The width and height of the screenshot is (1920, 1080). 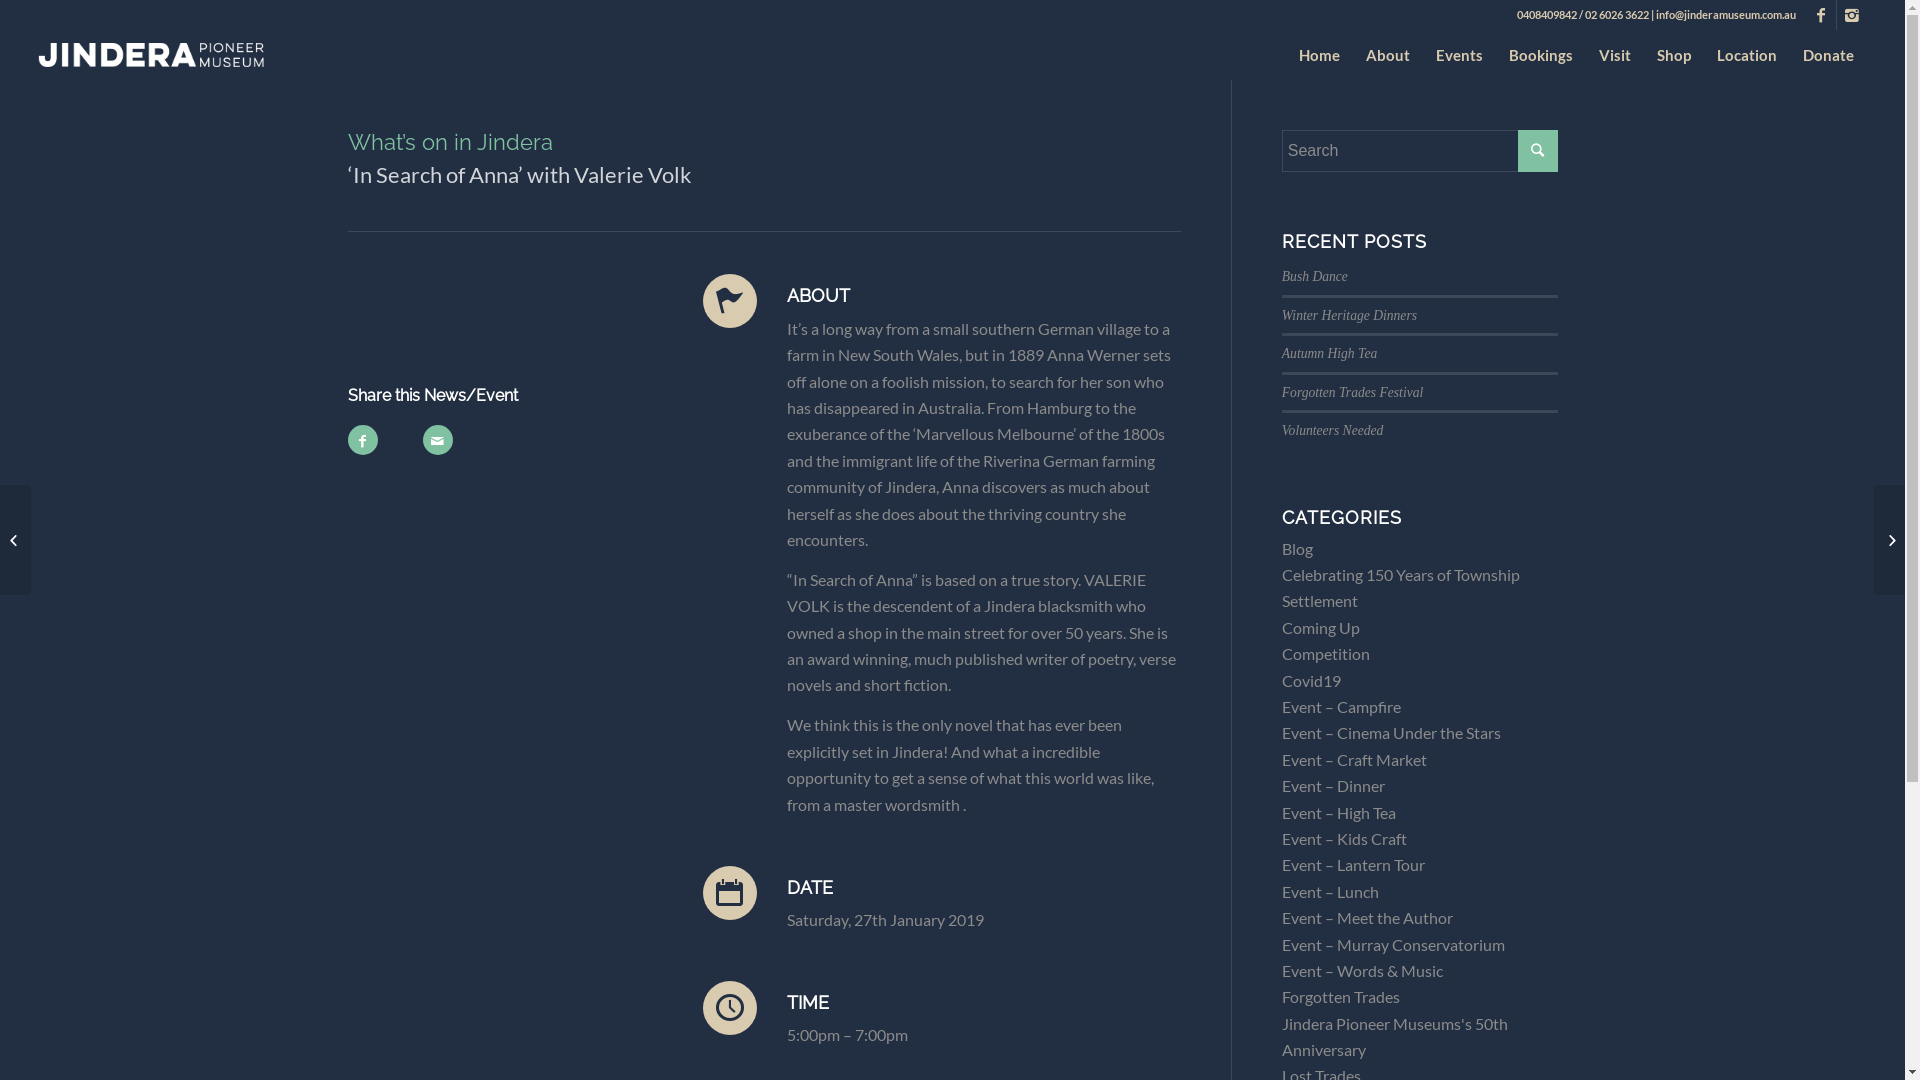 I want to click on 'Home', so click(x=1286, y=53).